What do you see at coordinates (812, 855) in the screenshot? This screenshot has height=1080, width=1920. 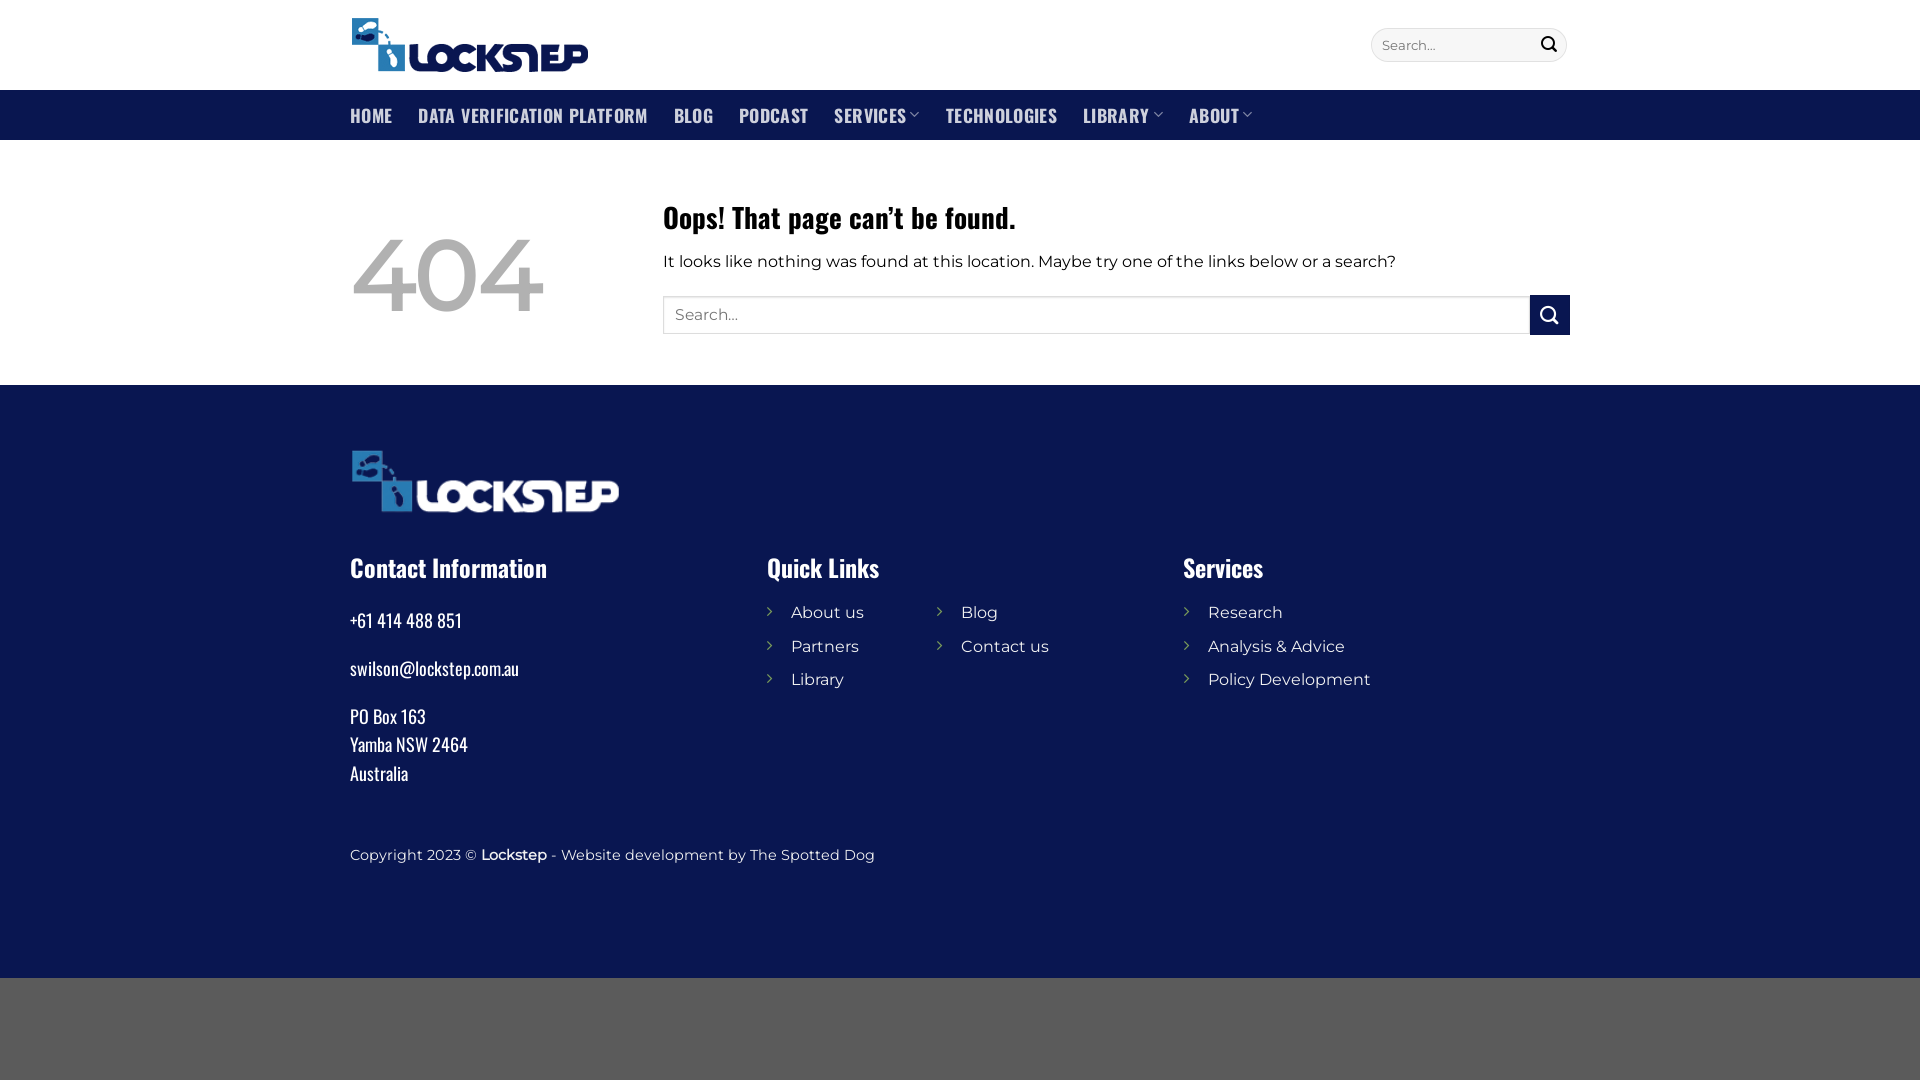 I see `'The Spotted Dog'` at bounding box center [812, 855].